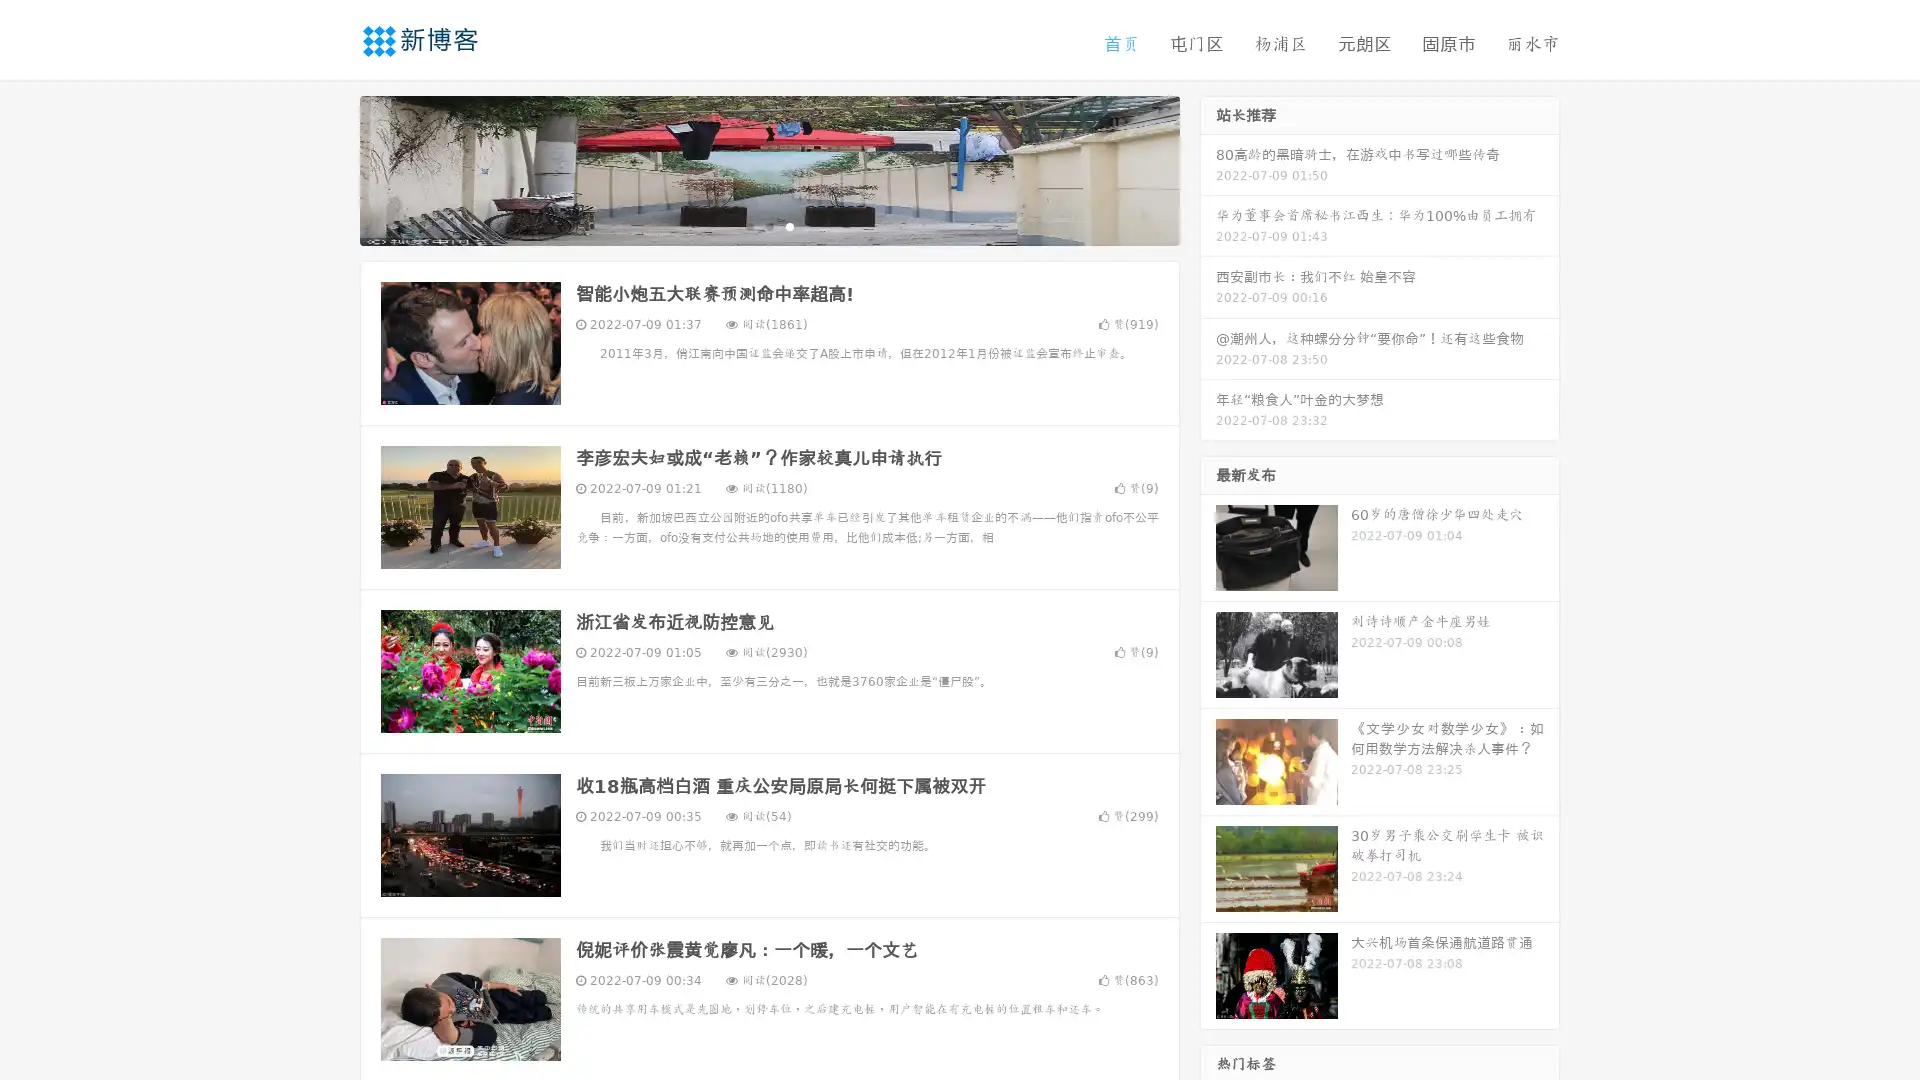 This screenshot has height=1080, width=1920. I want to click on Go to slide 1, so click(748, 225).